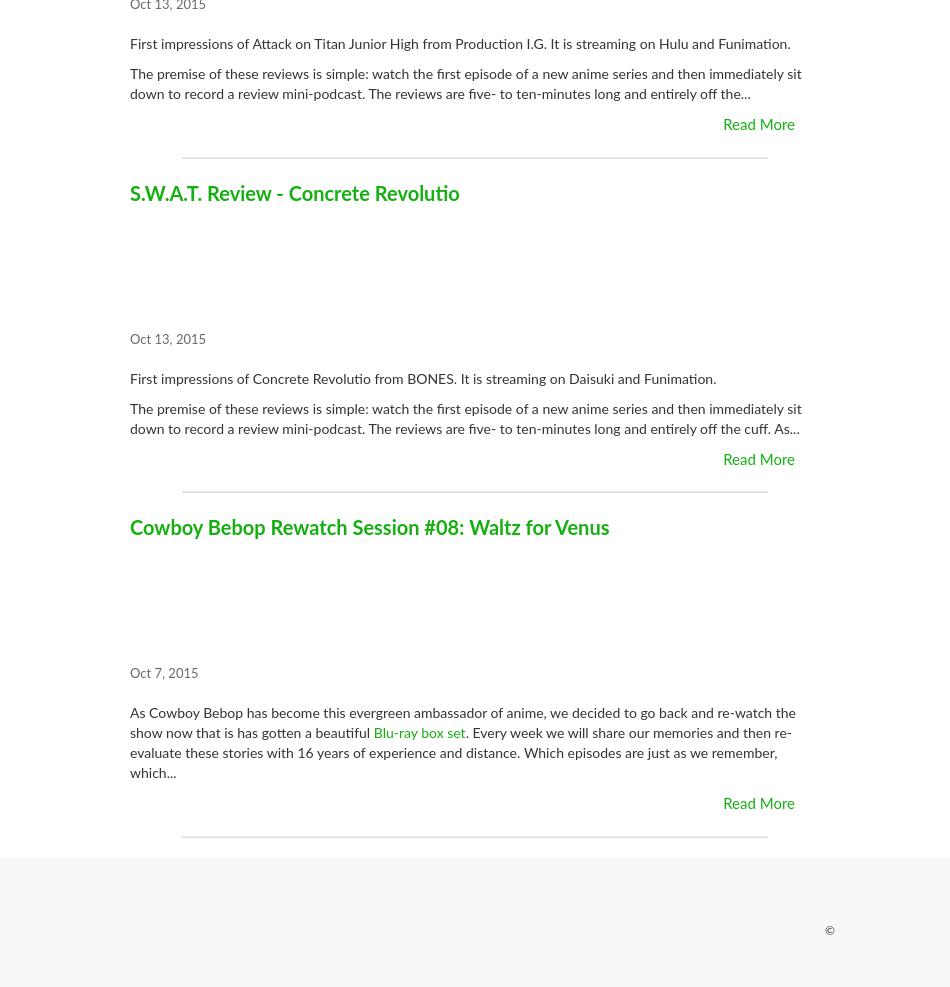 Image resolution: width=950 pixels, height=987 pixels. What do you see at coordinates (293, 193) in the screenshot?
I see `'S.W.A.T. Review - Concrete Revolutio'` at bounding box center [293, 193].